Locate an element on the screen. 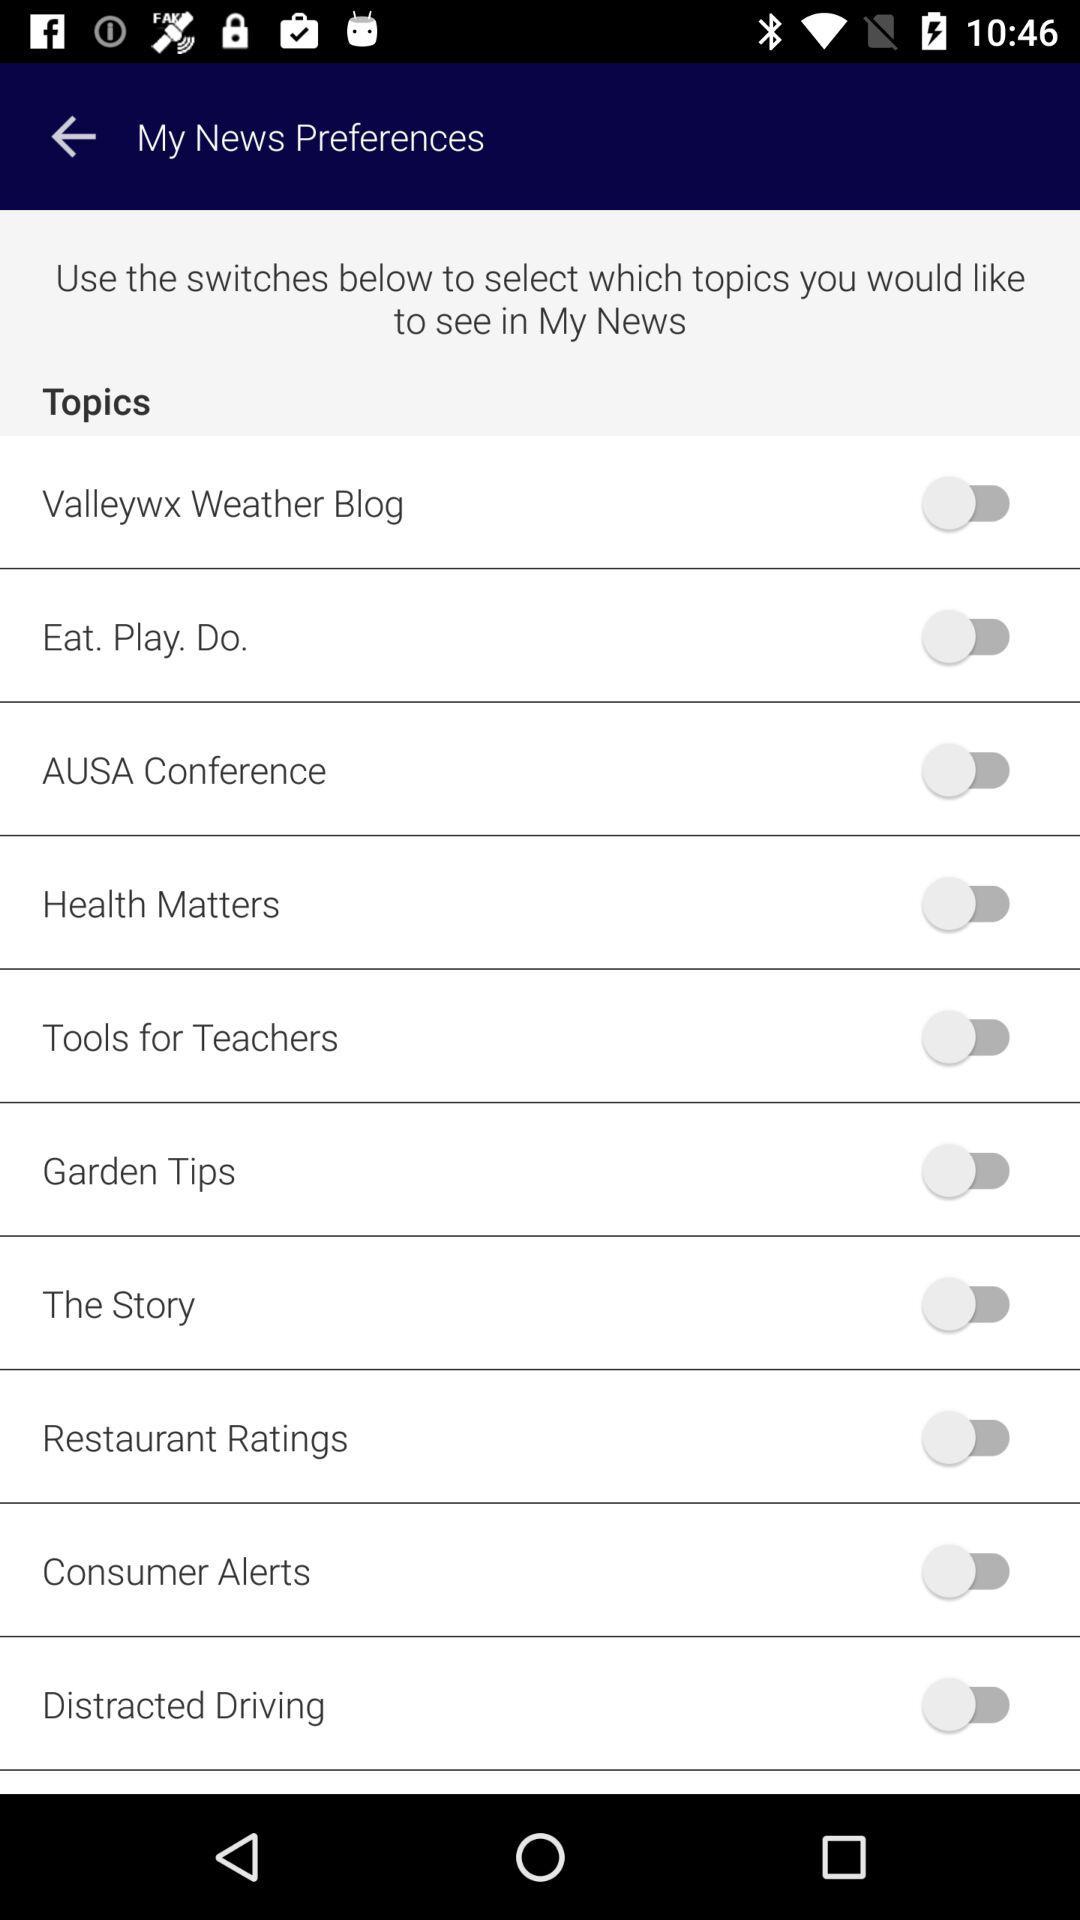  go back is located at coordinates (72, 135).